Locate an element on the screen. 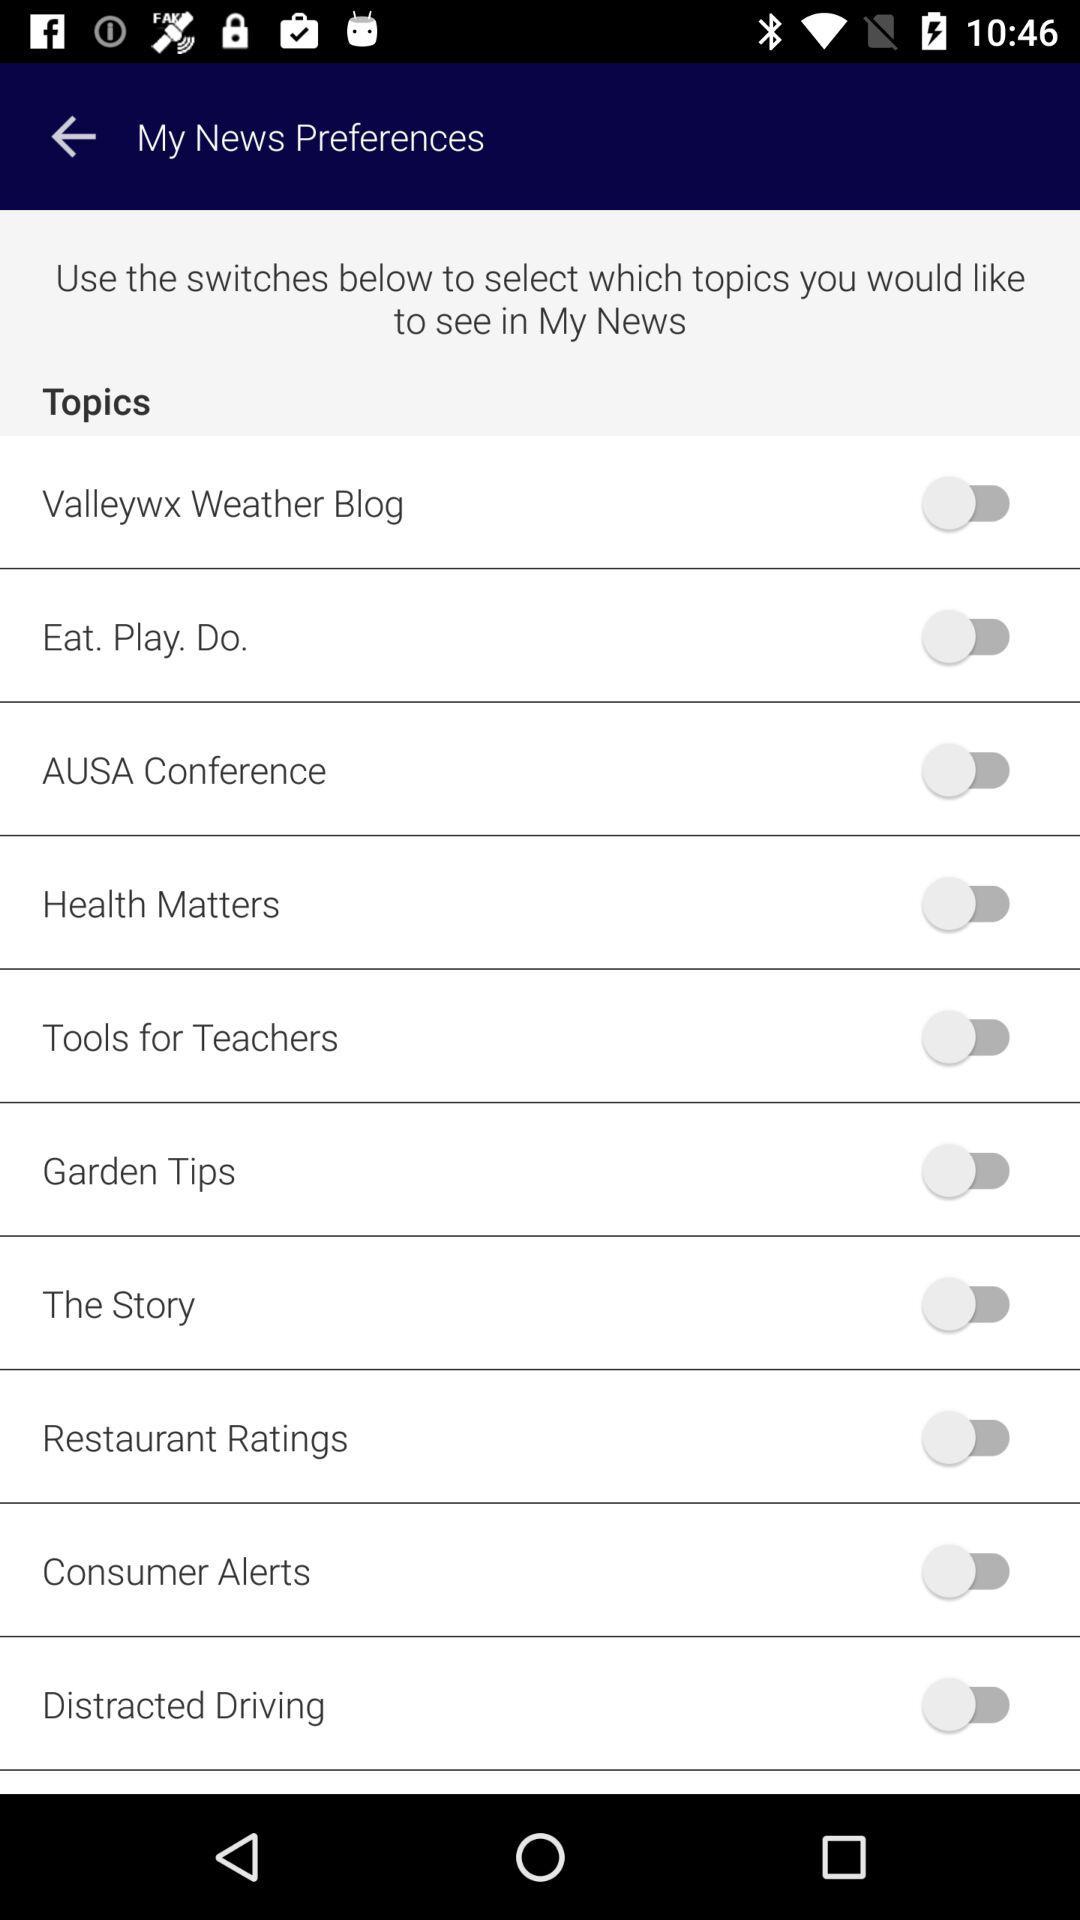  go back is located at coordinates (72, 135).